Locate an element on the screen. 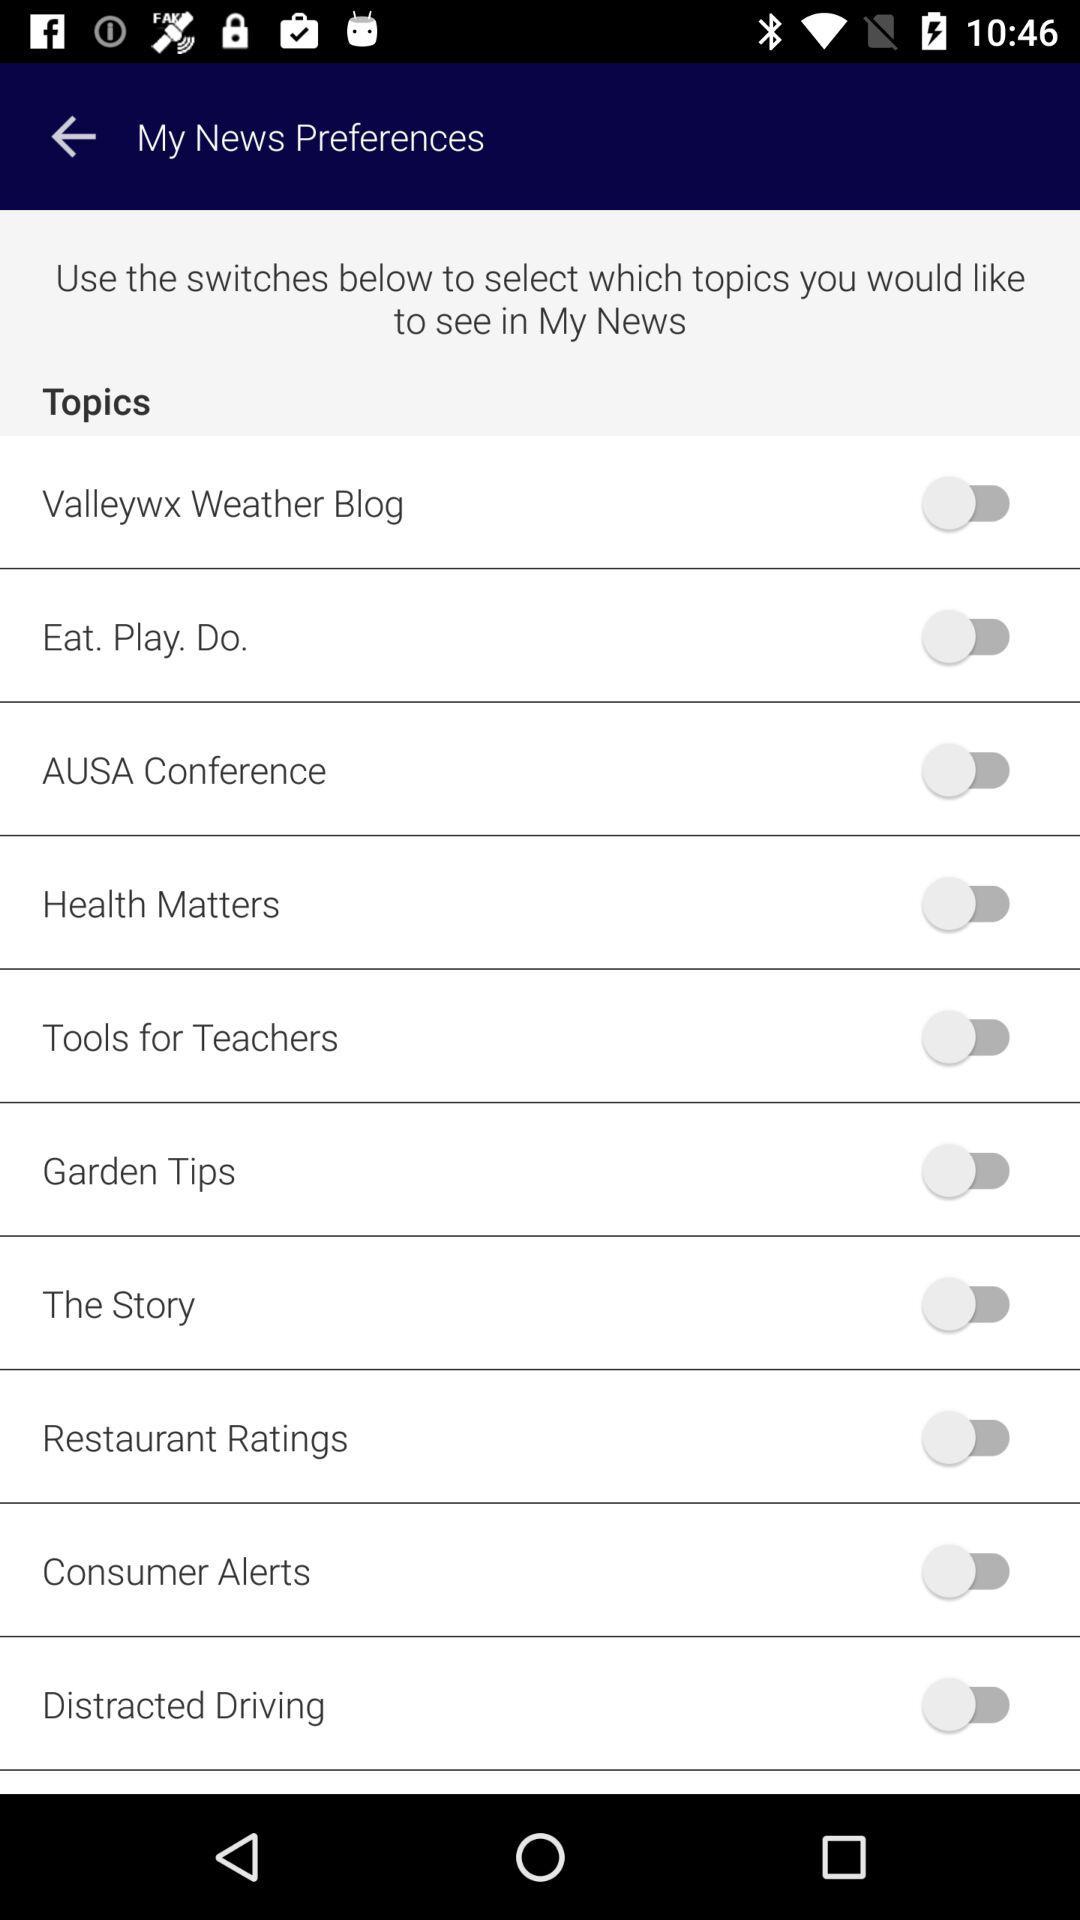  go back is located at coordinates (72, 135).